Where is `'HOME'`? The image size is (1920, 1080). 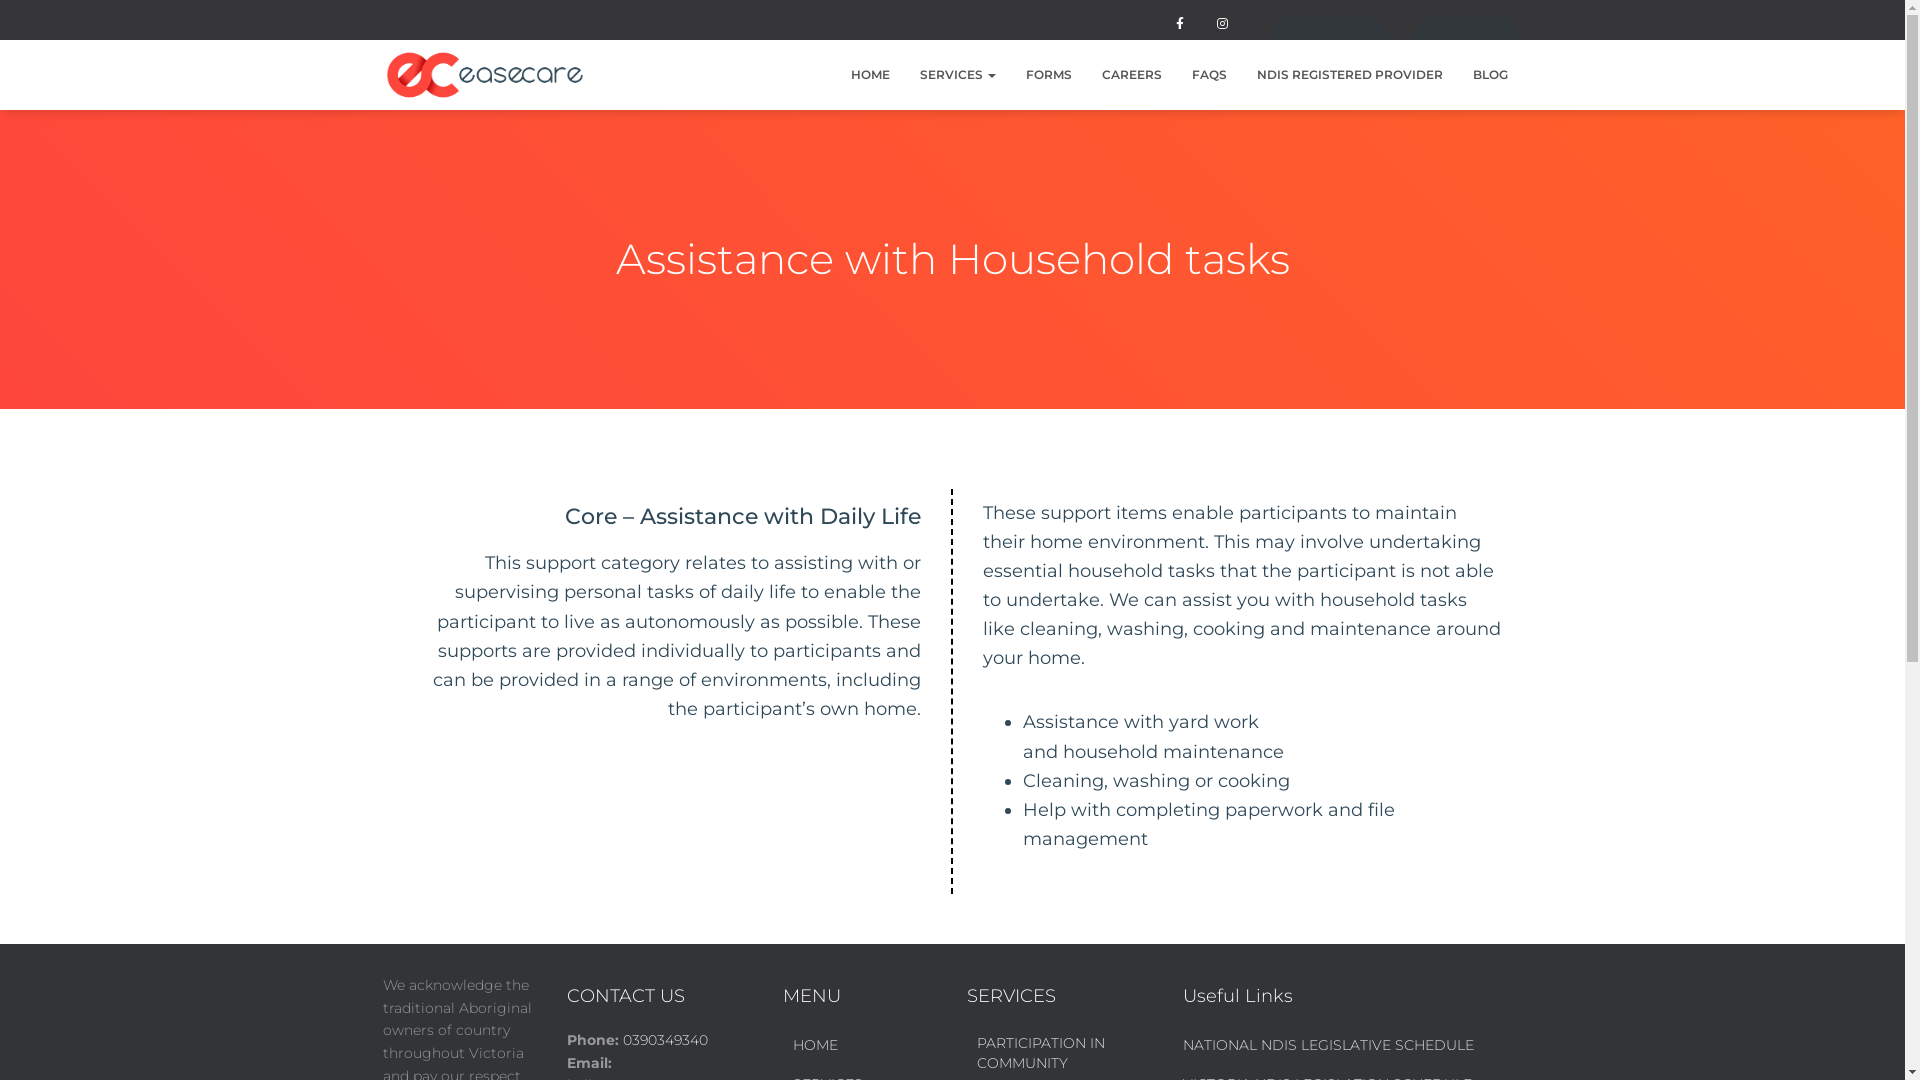
'HOME' is located at coordinates (870, 73).